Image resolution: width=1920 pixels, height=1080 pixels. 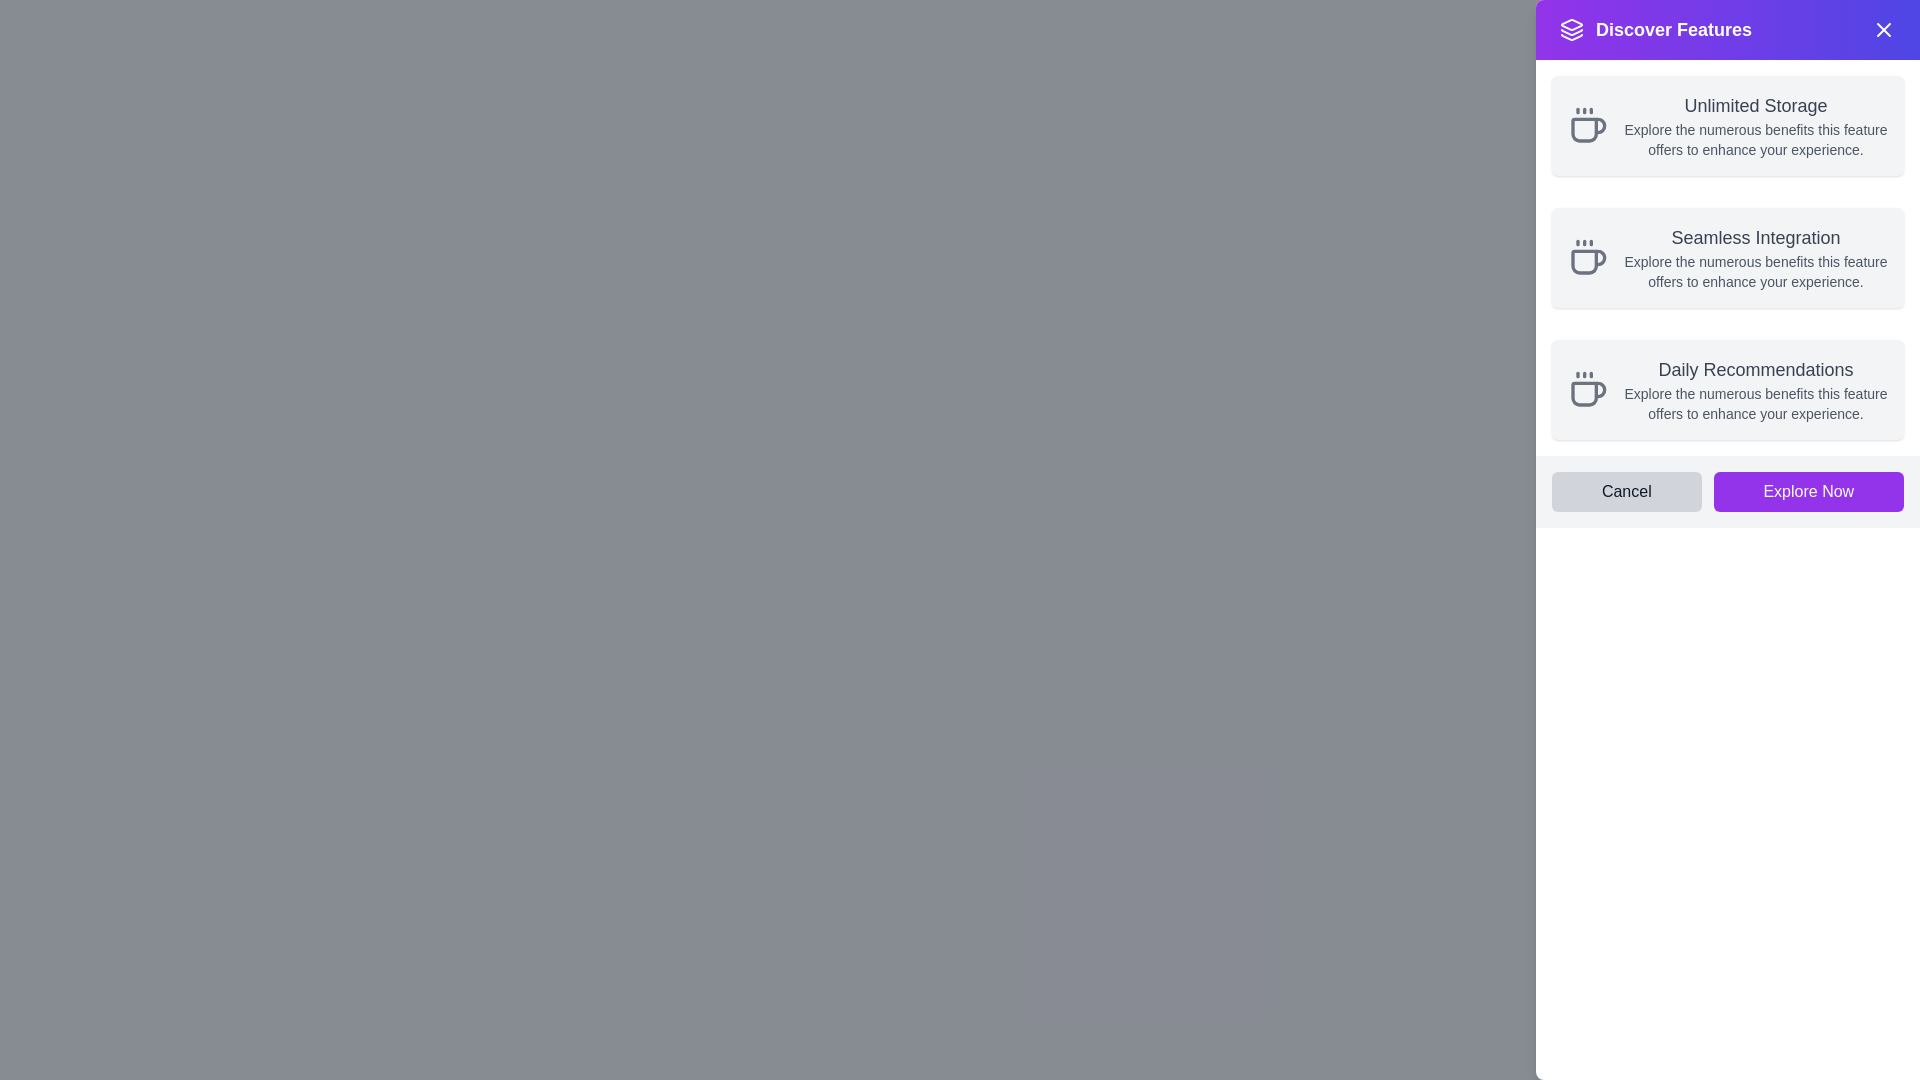 What do you see at coordinates (1587, 126) in the screenshot?
I see `the decorative icon representing the 'Unlimited Storage' feature, located on the left side next to the title 'Unlimited Storage'` at bounding box center [1587, 126].